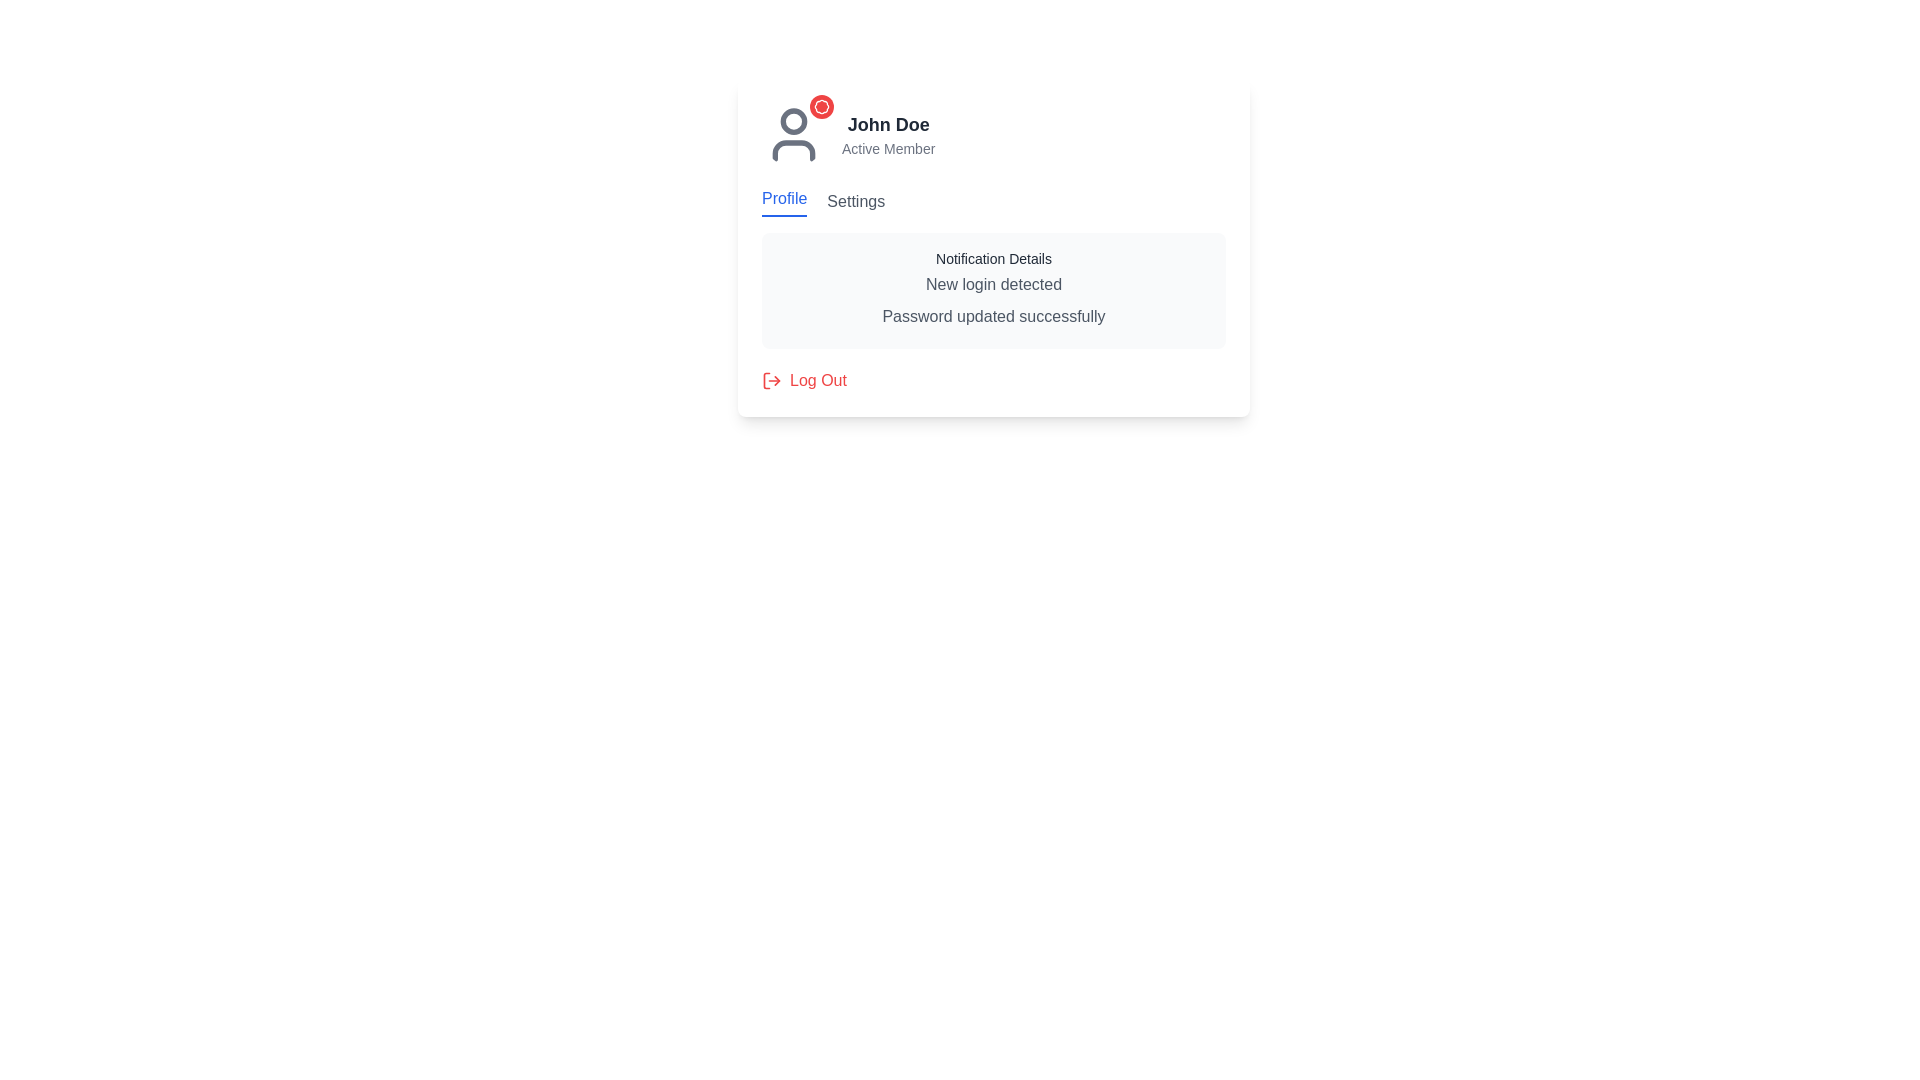 The image size is (1920, 1080). I want to click on the Text display component that shows the user's name and status, located in the upper-right section of the interface, next to the profile icon, so click(887, 135).